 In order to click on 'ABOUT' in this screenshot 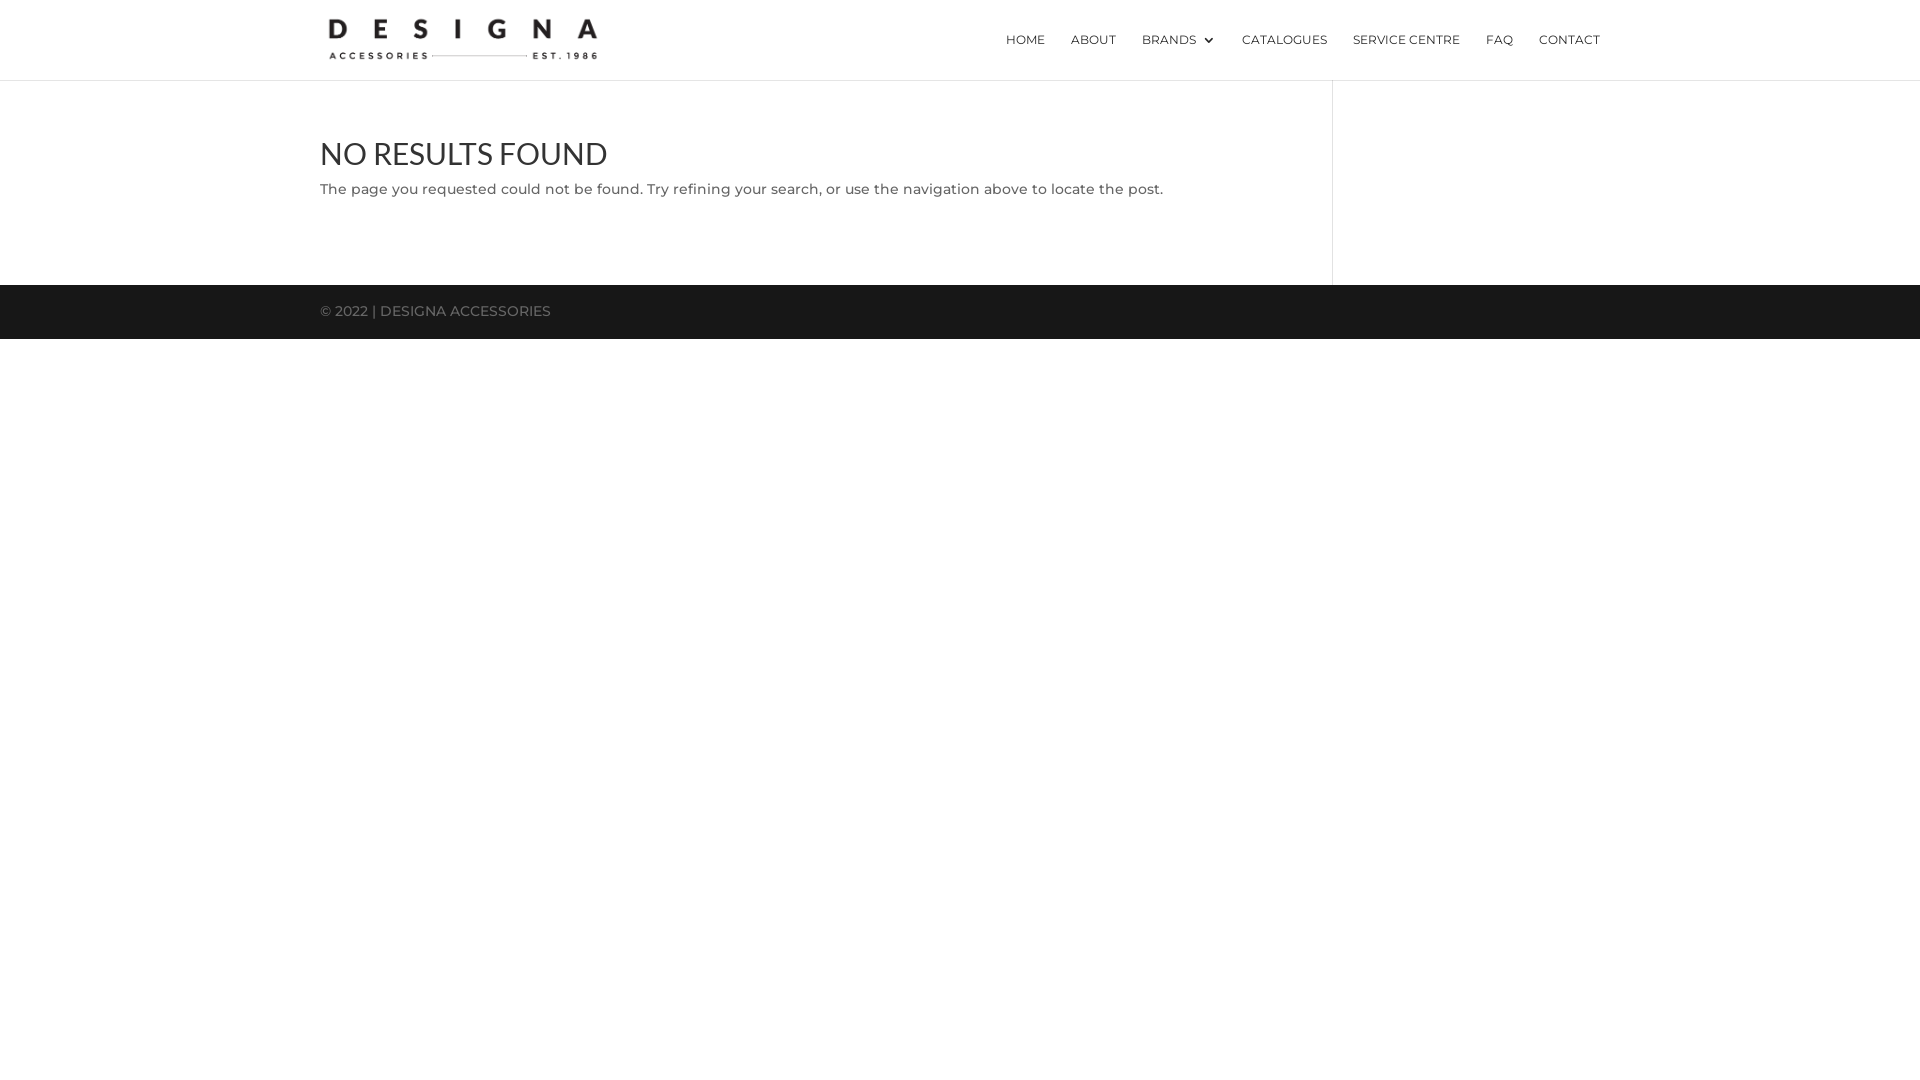, I will do `click(1092, 55)`.